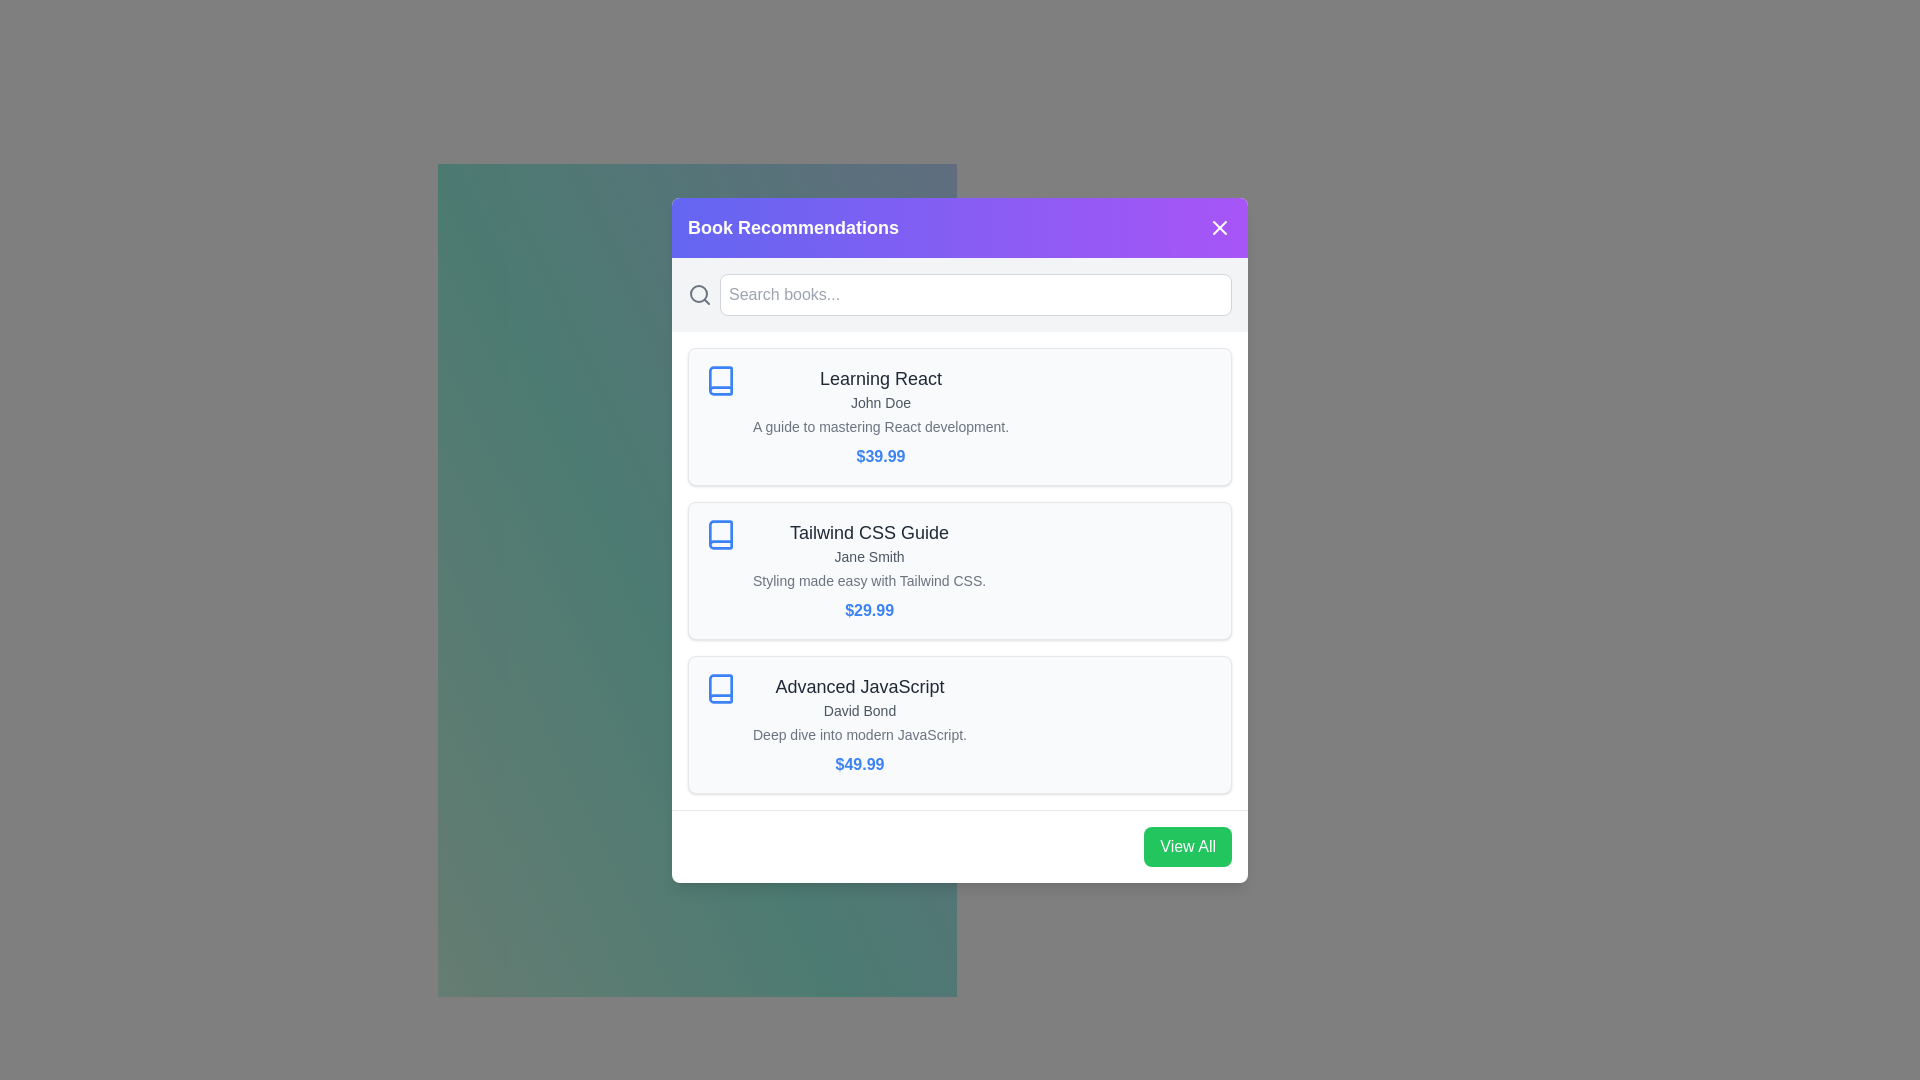 The height and width of the screenshot is (1080, 1920). Describe the element at coordinates (859, 734) in the screenshot. I see `tagline text for the book titled 'Advanced JavaScript', located in the lower part of the third book recommendation card, between the author's name and the book price` at that location.